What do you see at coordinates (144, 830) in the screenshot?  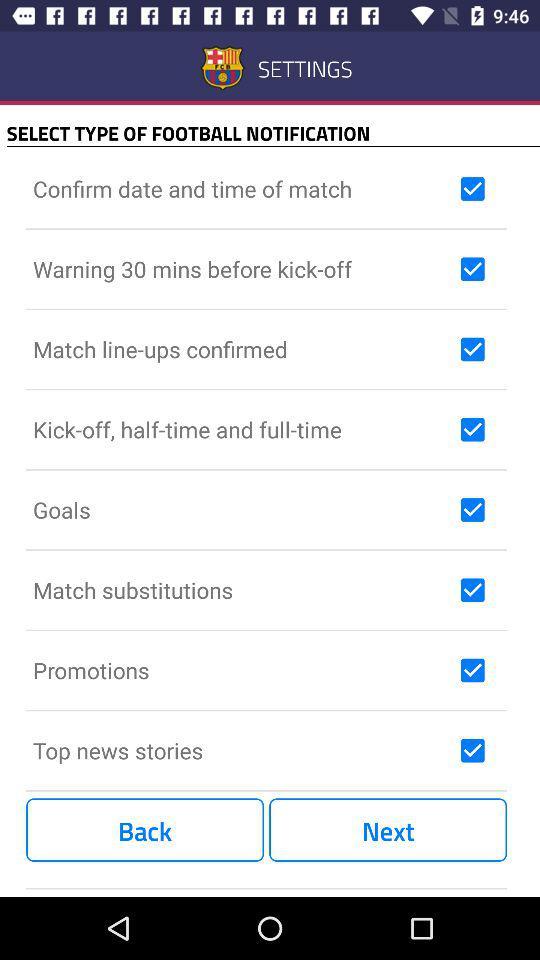 I see `item next to the next item` at bounding box center [144, 830].